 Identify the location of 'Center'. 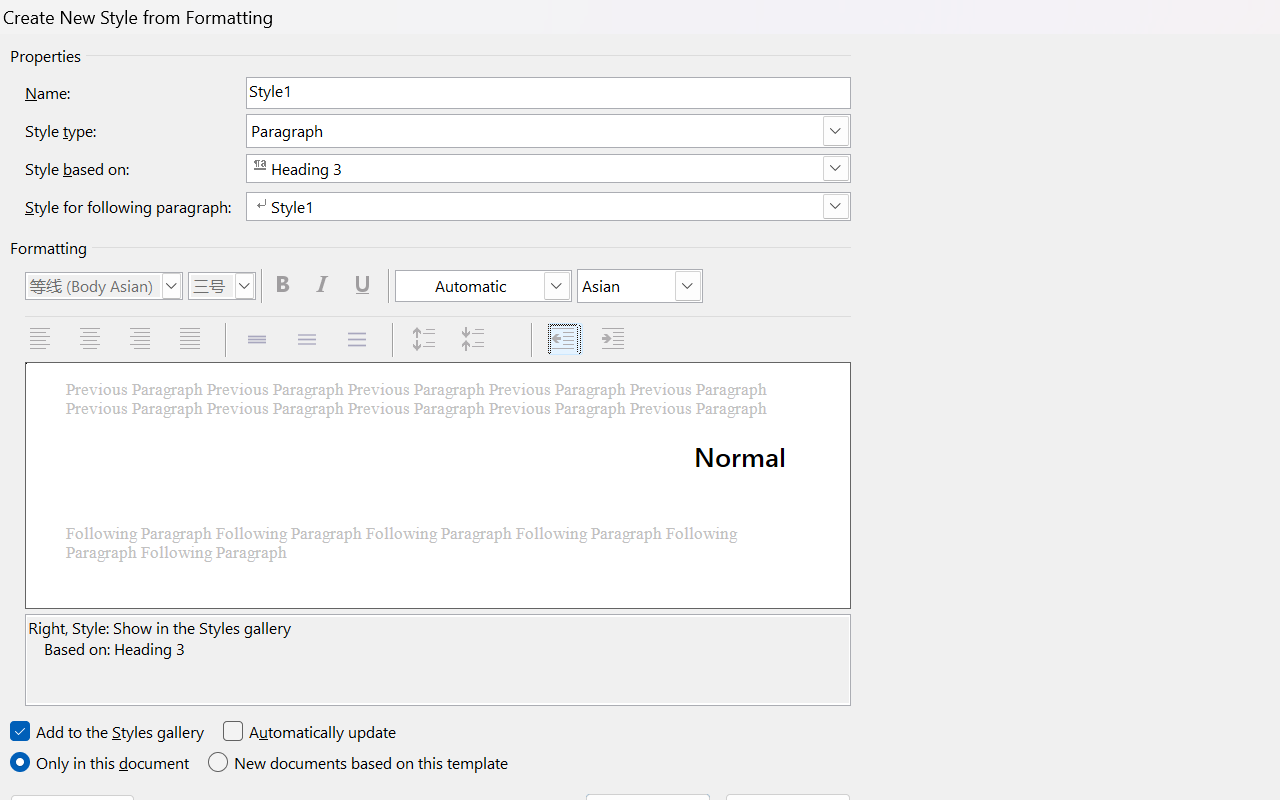
(91, 339).